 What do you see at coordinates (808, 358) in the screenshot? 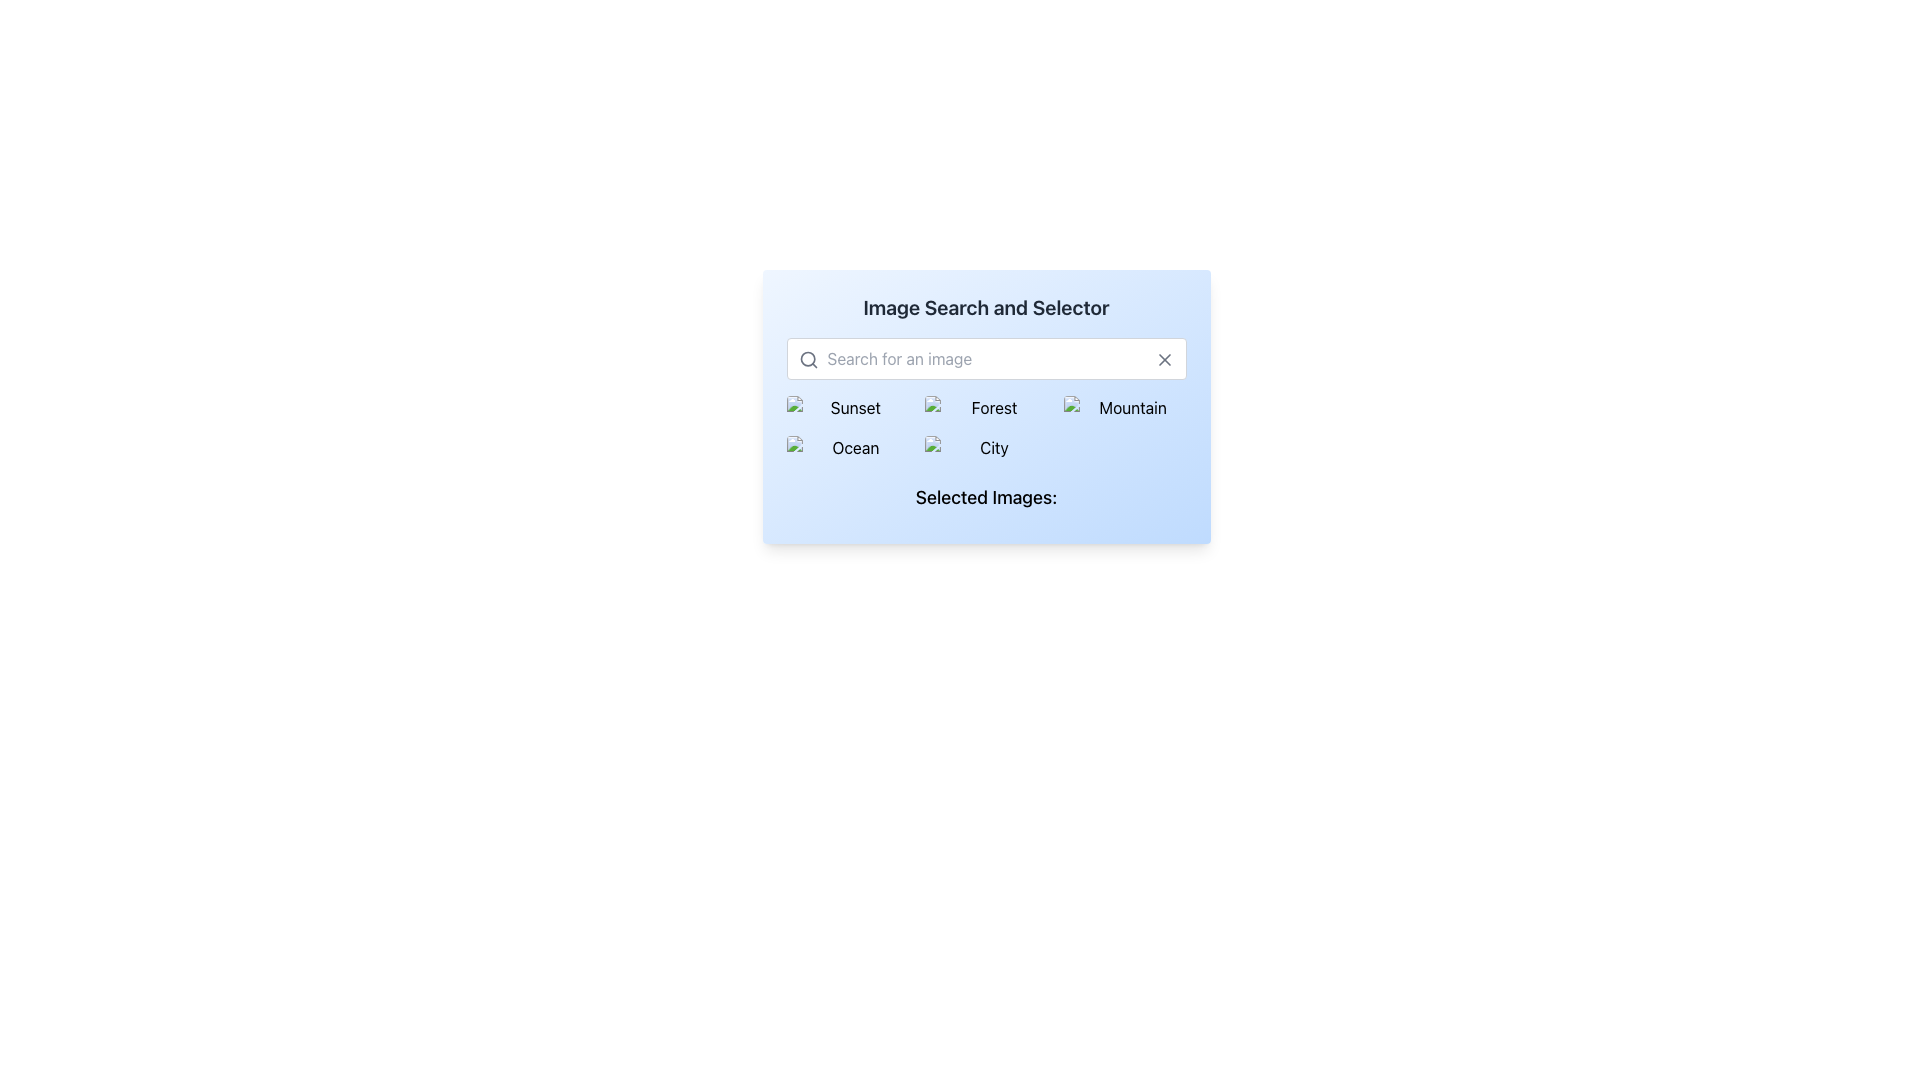
I see `the search icon located at the top-left corner of the search input field, which indicates the functionality for inputting search queries` at bounding box center [808, 358].